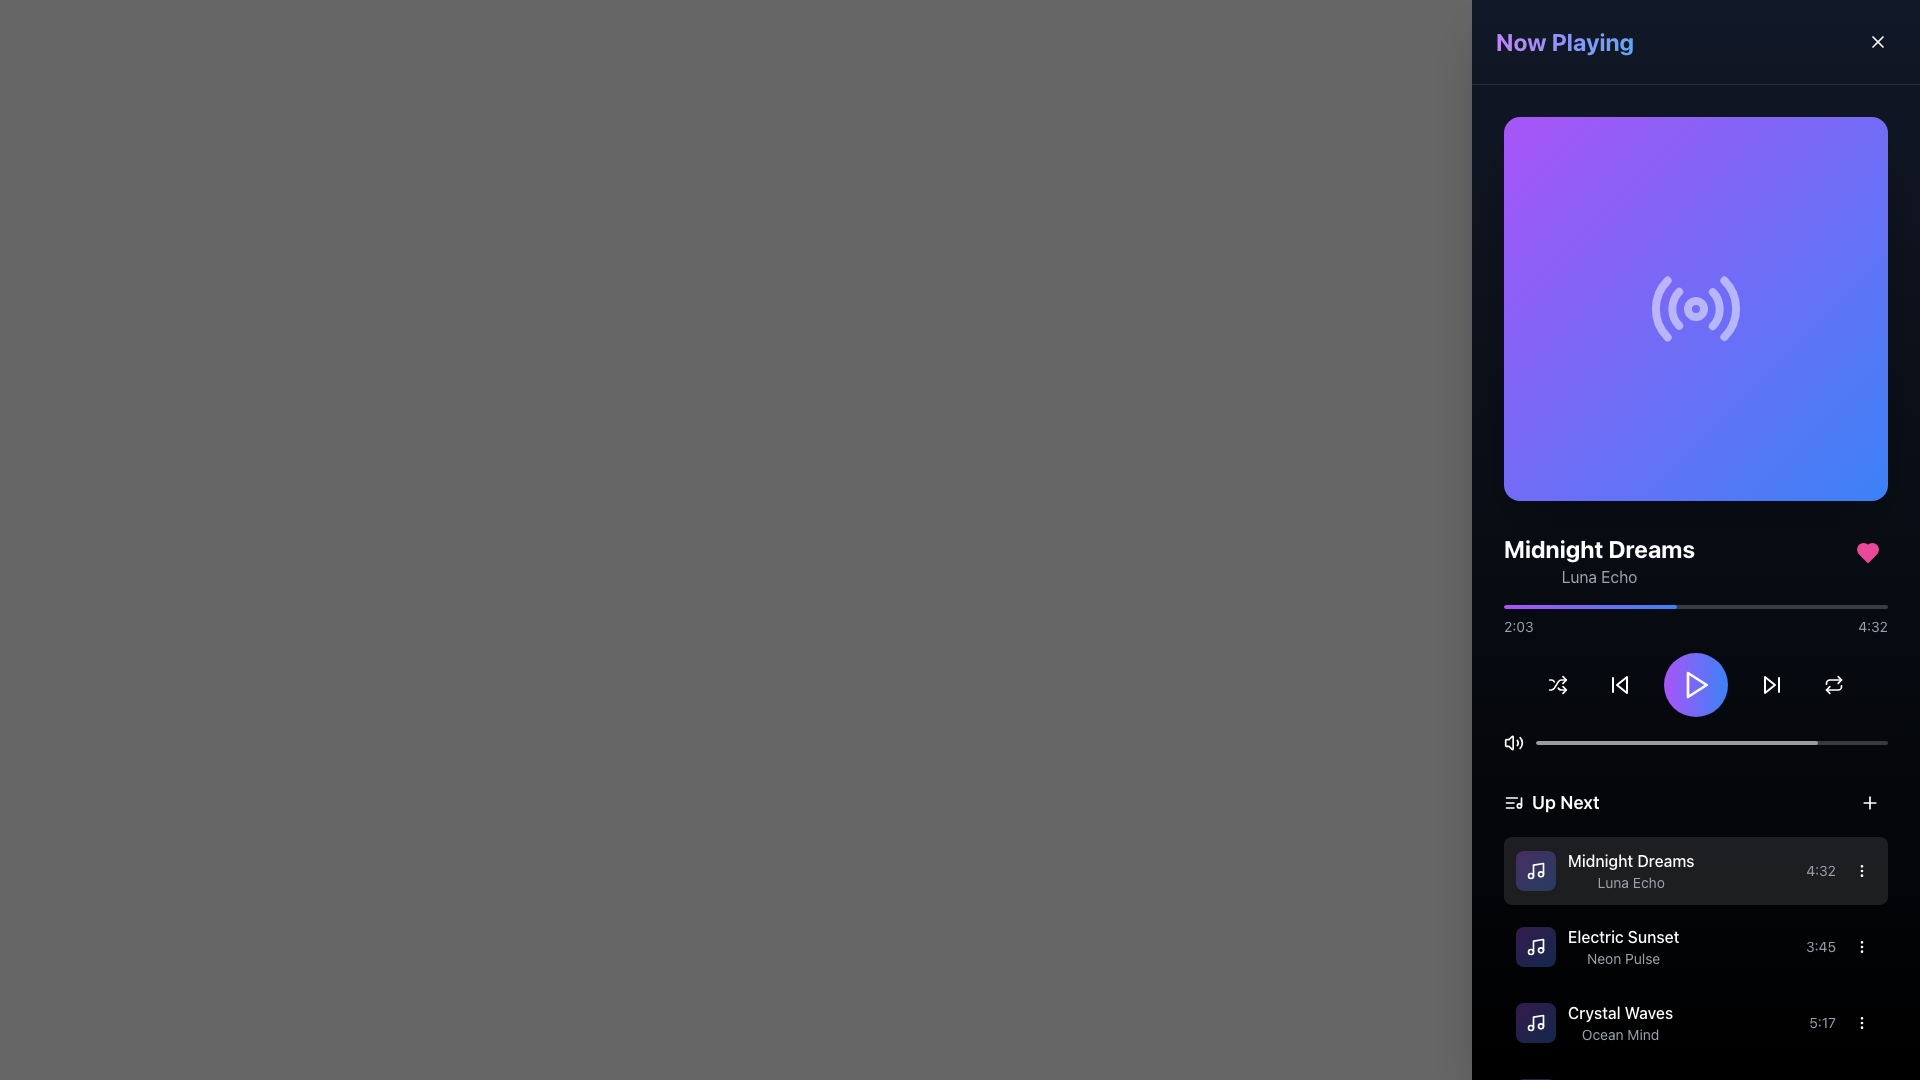  What do you see at coordinates (1872, 626) in the screenshot?
I see `the text label displaying '4:32' in the bottom-right section of the 'Now Playing' panel, which is close to the playback progress bar` at bounding box center [1872, 626].